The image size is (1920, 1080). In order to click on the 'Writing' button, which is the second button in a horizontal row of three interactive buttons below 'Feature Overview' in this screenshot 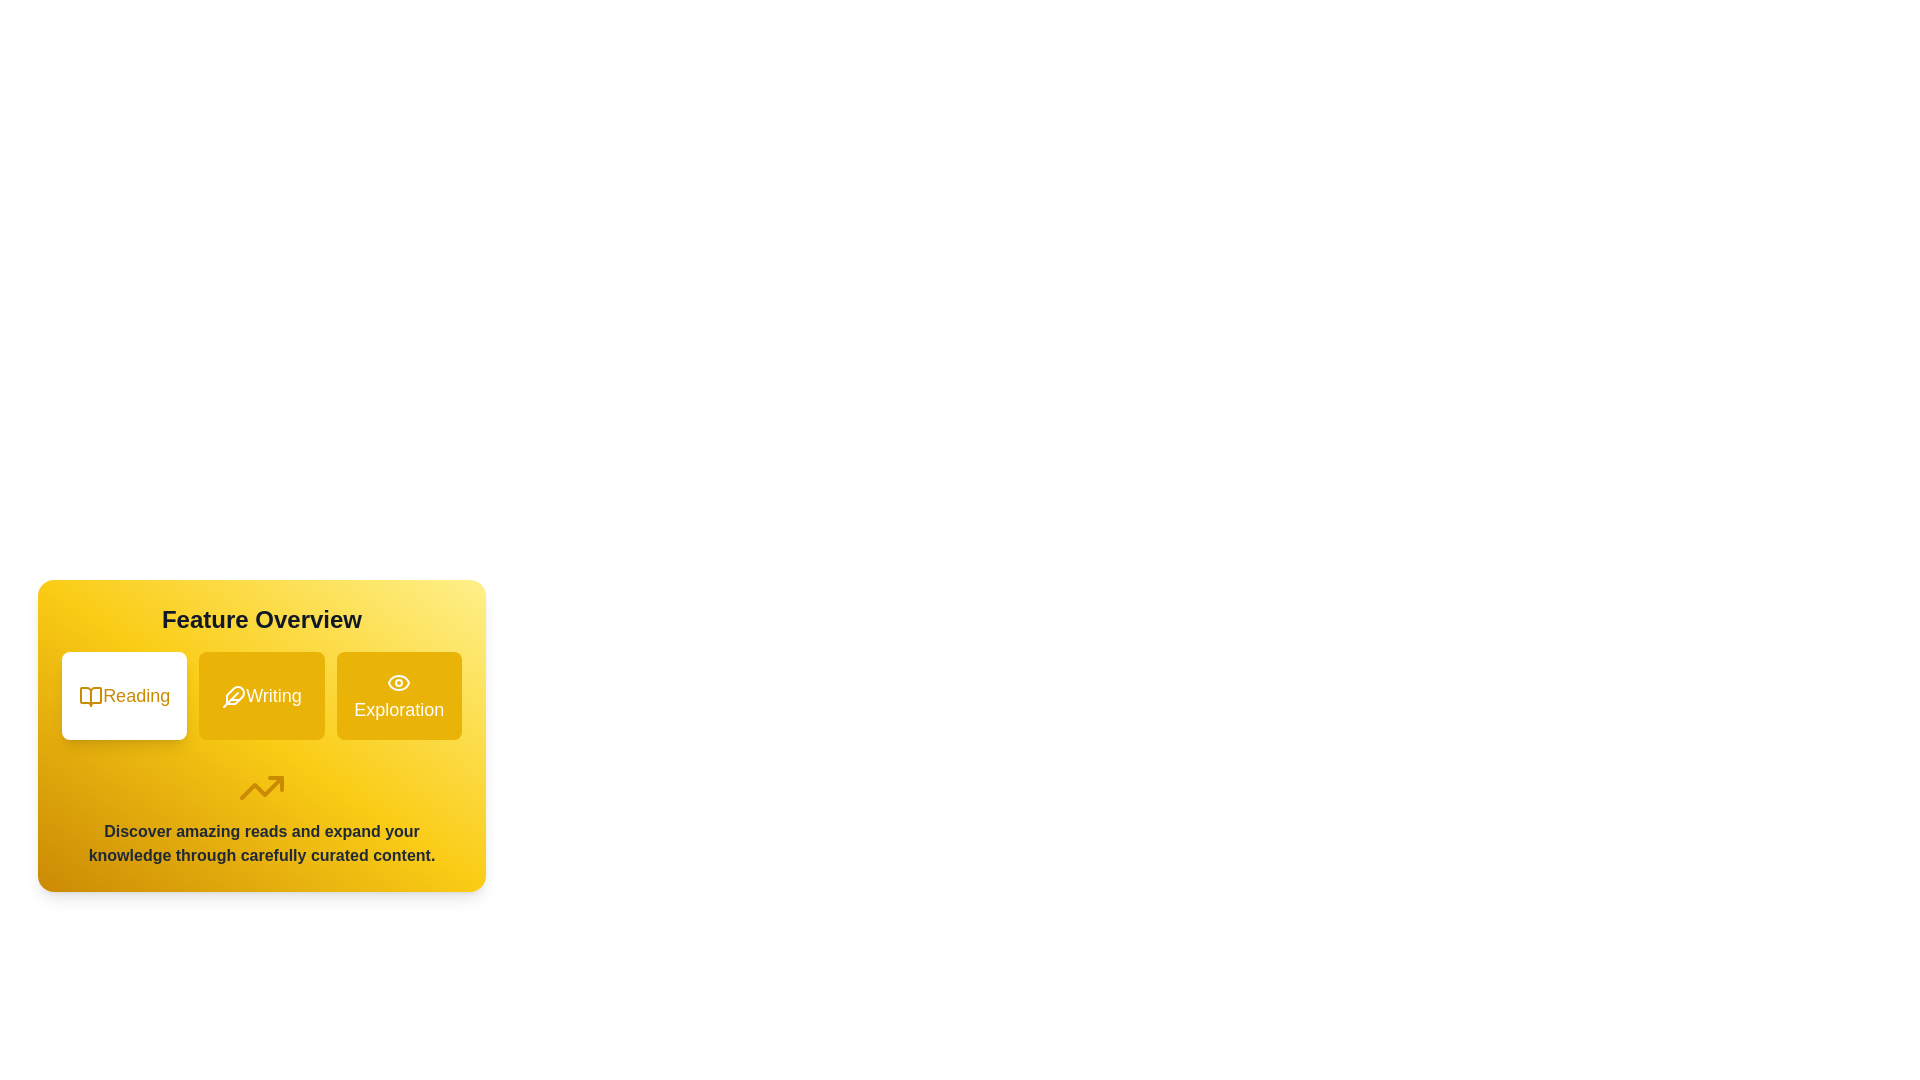, I will do `click(261, 736)`.